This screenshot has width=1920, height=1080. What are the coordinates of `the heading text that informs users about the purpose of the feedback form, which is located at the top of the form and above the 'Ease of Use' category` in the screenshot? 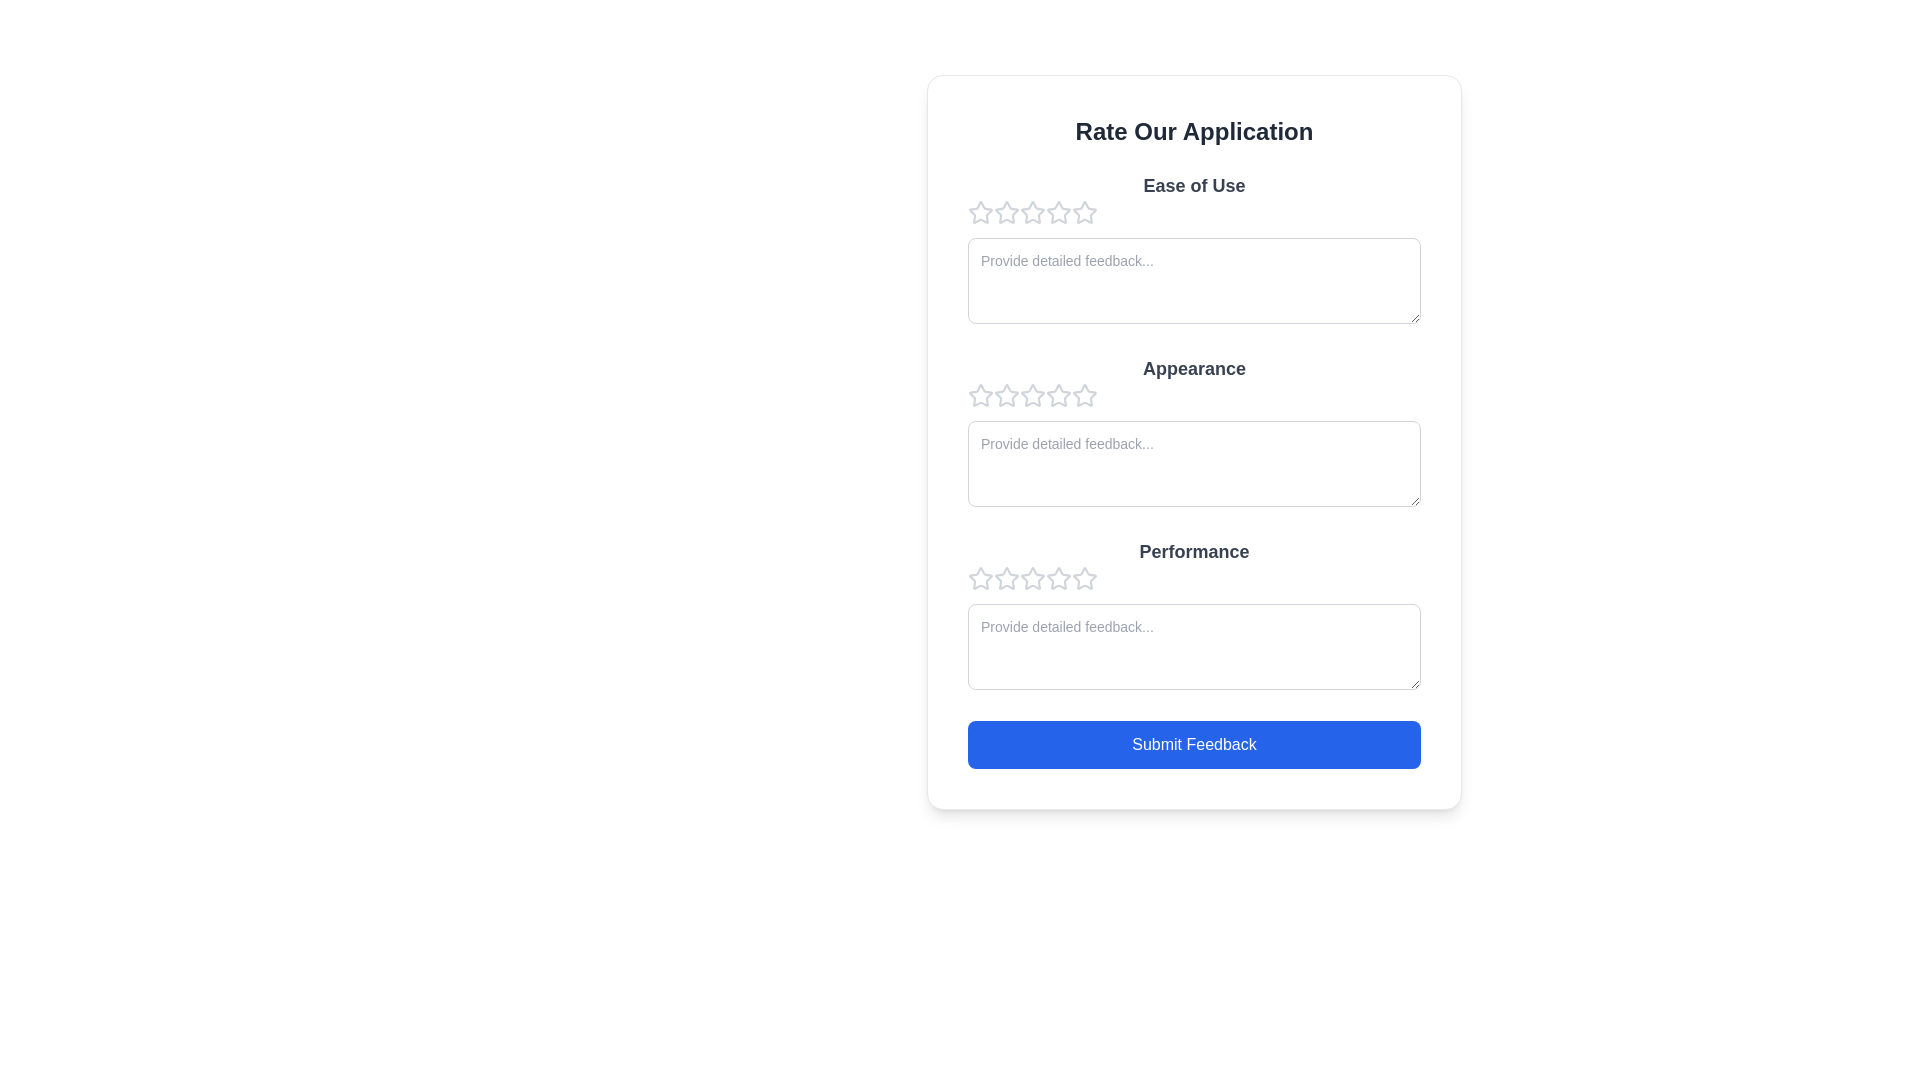 It's located at (1194, 131).